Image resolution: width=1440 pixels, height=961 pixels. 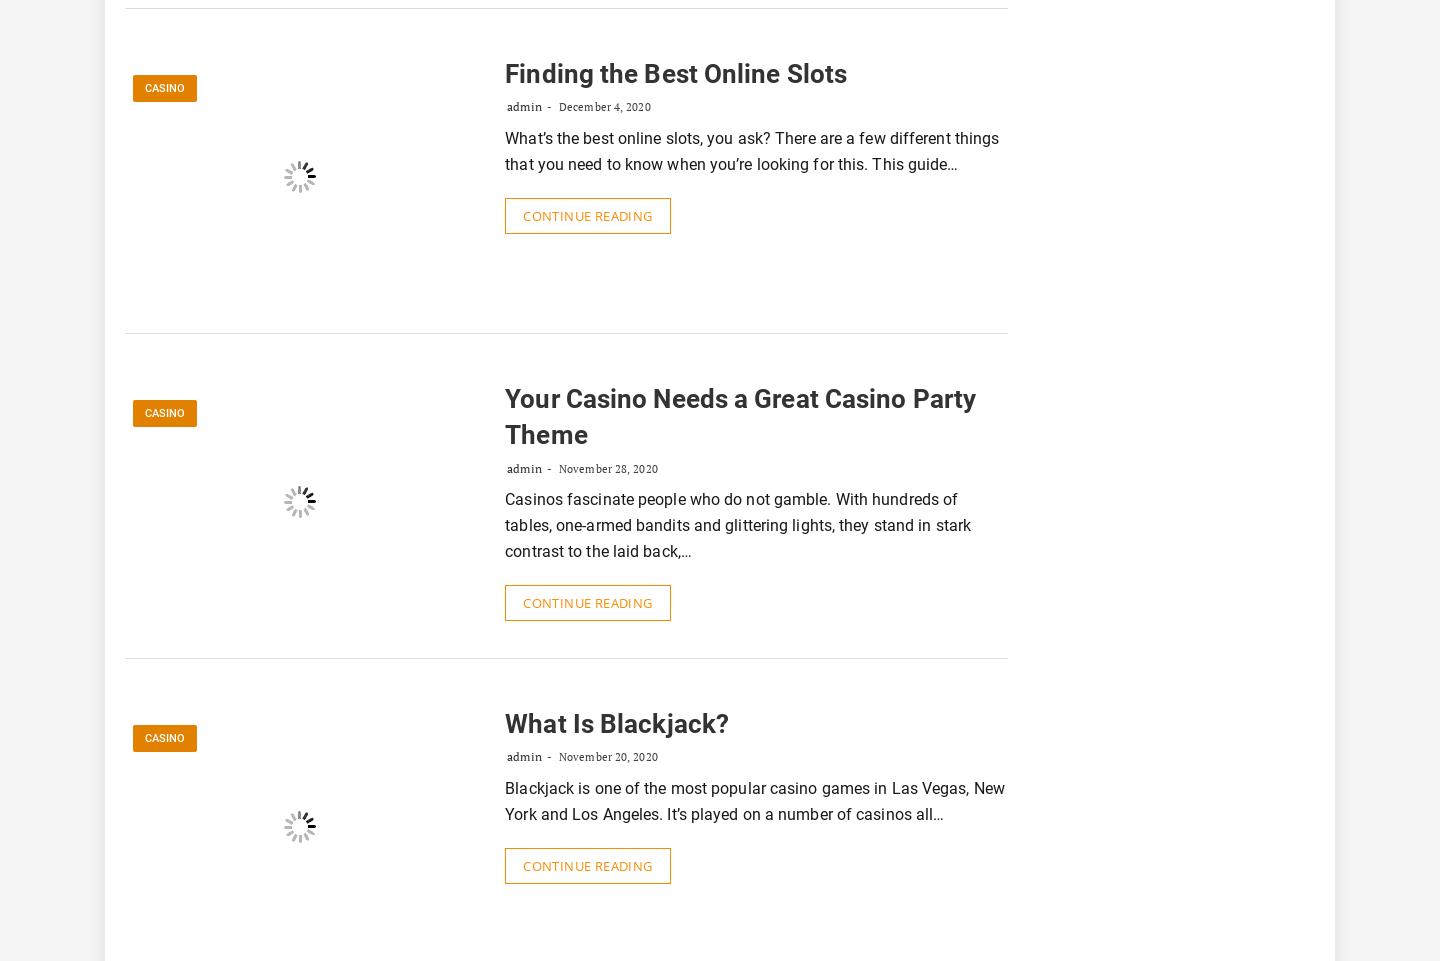 I want to click on 'Your Casino Needs a Great Casino Party Theme', so click(x=504, y=416).